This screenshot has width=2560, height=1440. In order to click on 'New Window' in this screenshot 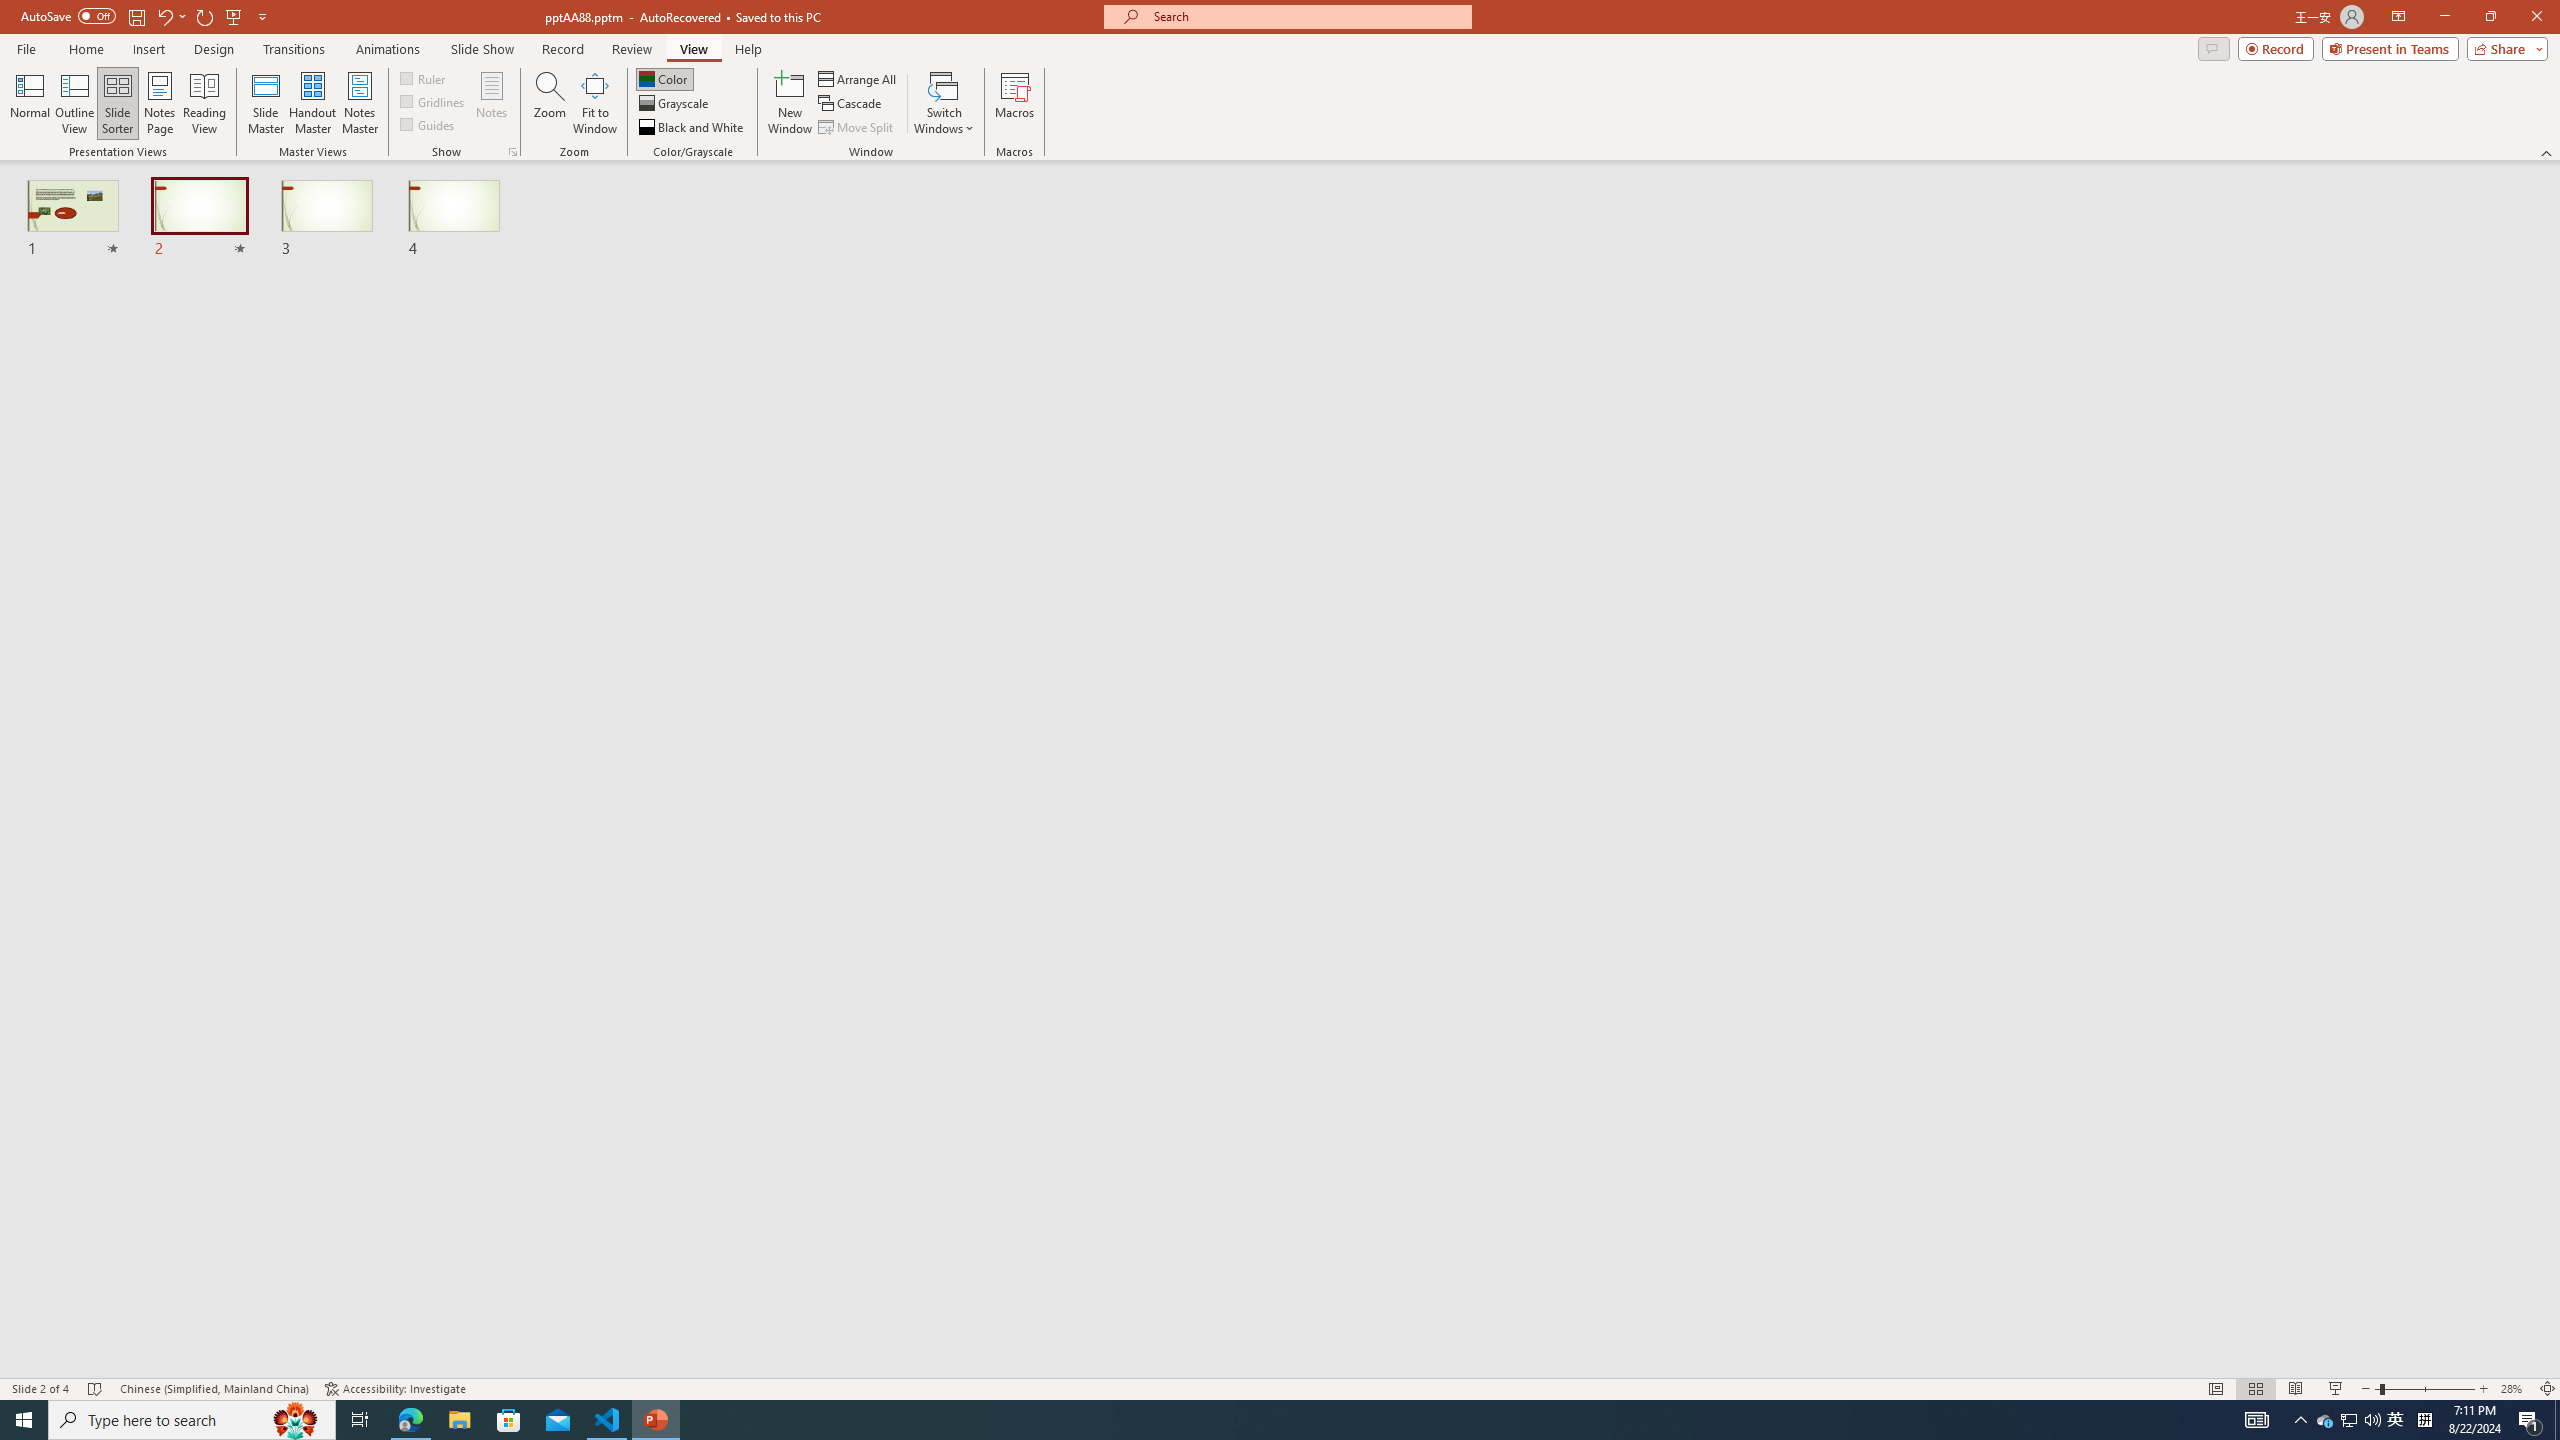, I will do `click(788, 103)`.